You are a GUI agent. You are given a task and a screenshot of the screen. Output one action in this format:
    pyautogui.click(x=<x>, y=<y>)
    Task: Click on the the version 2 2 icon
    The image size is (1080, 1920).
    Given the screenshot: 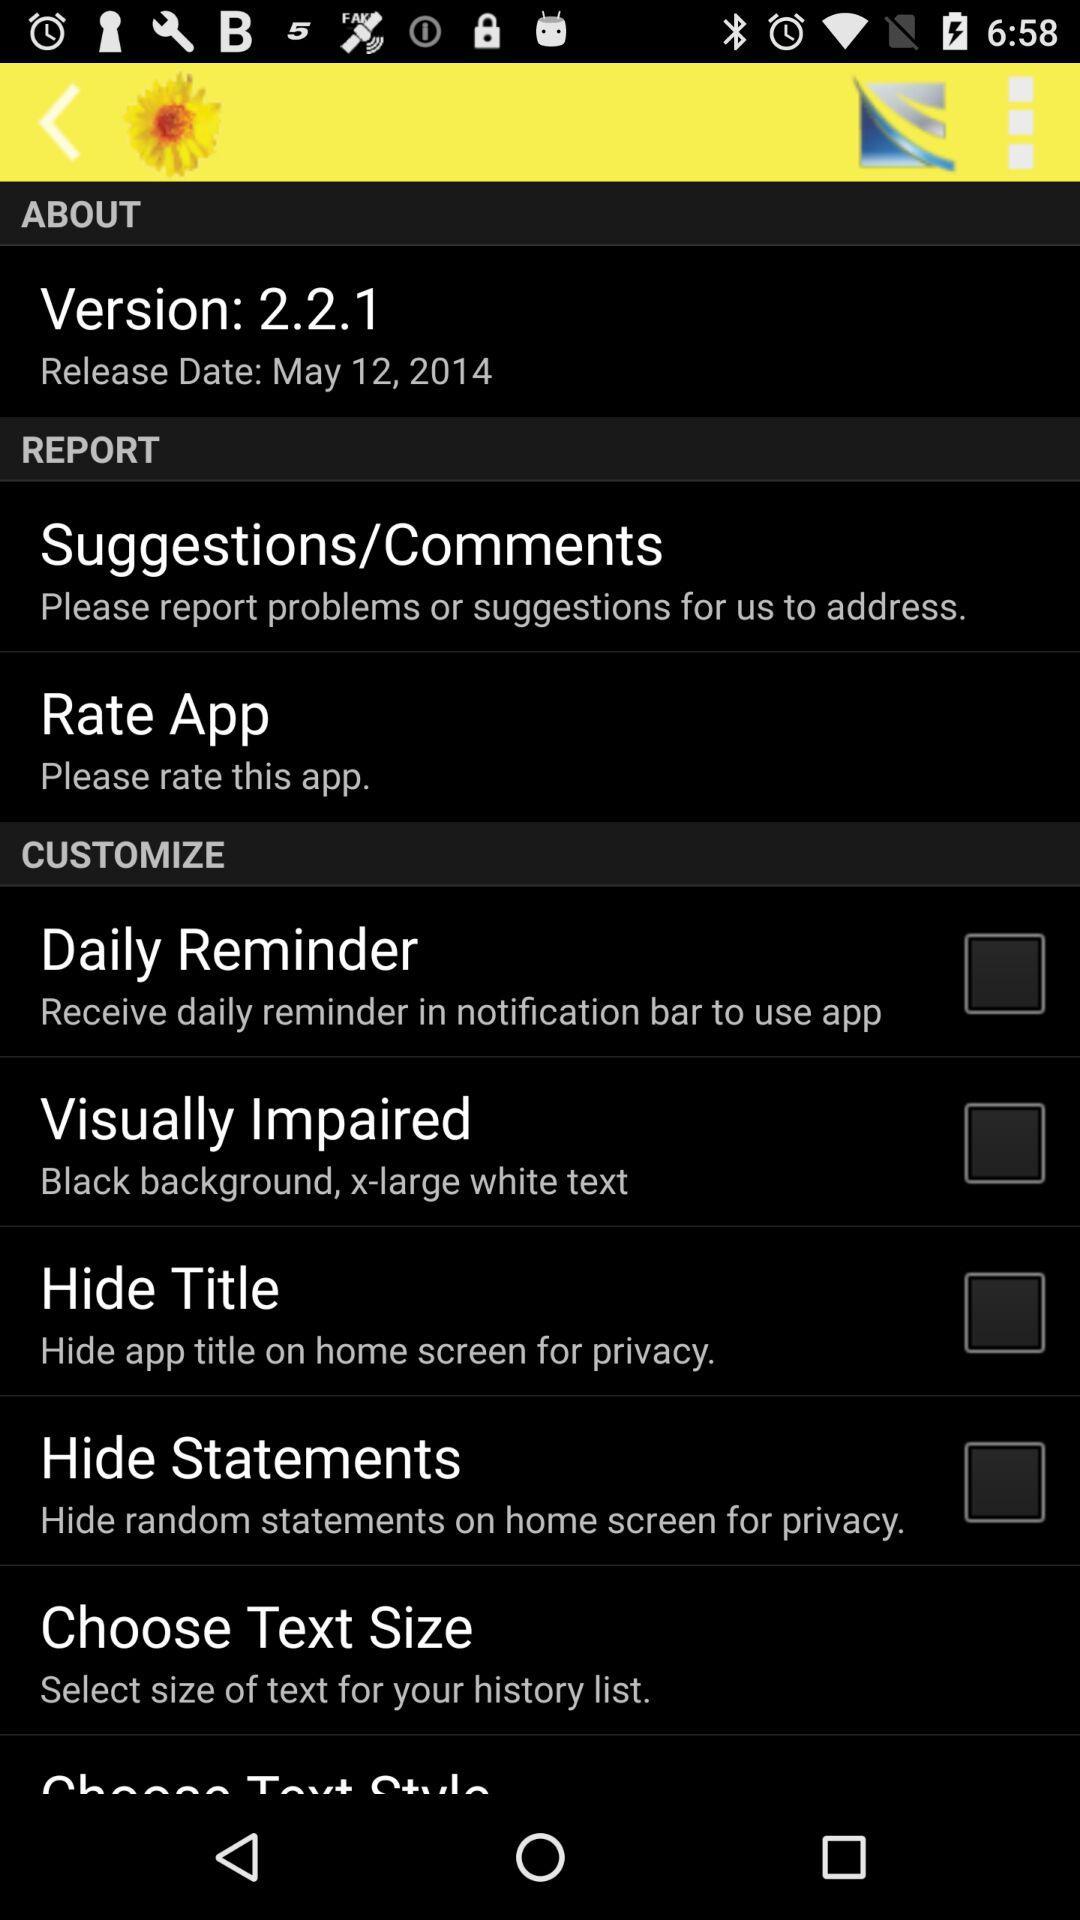 What is the action you would take?
    pyautogui.click(x=212, y=305)
    